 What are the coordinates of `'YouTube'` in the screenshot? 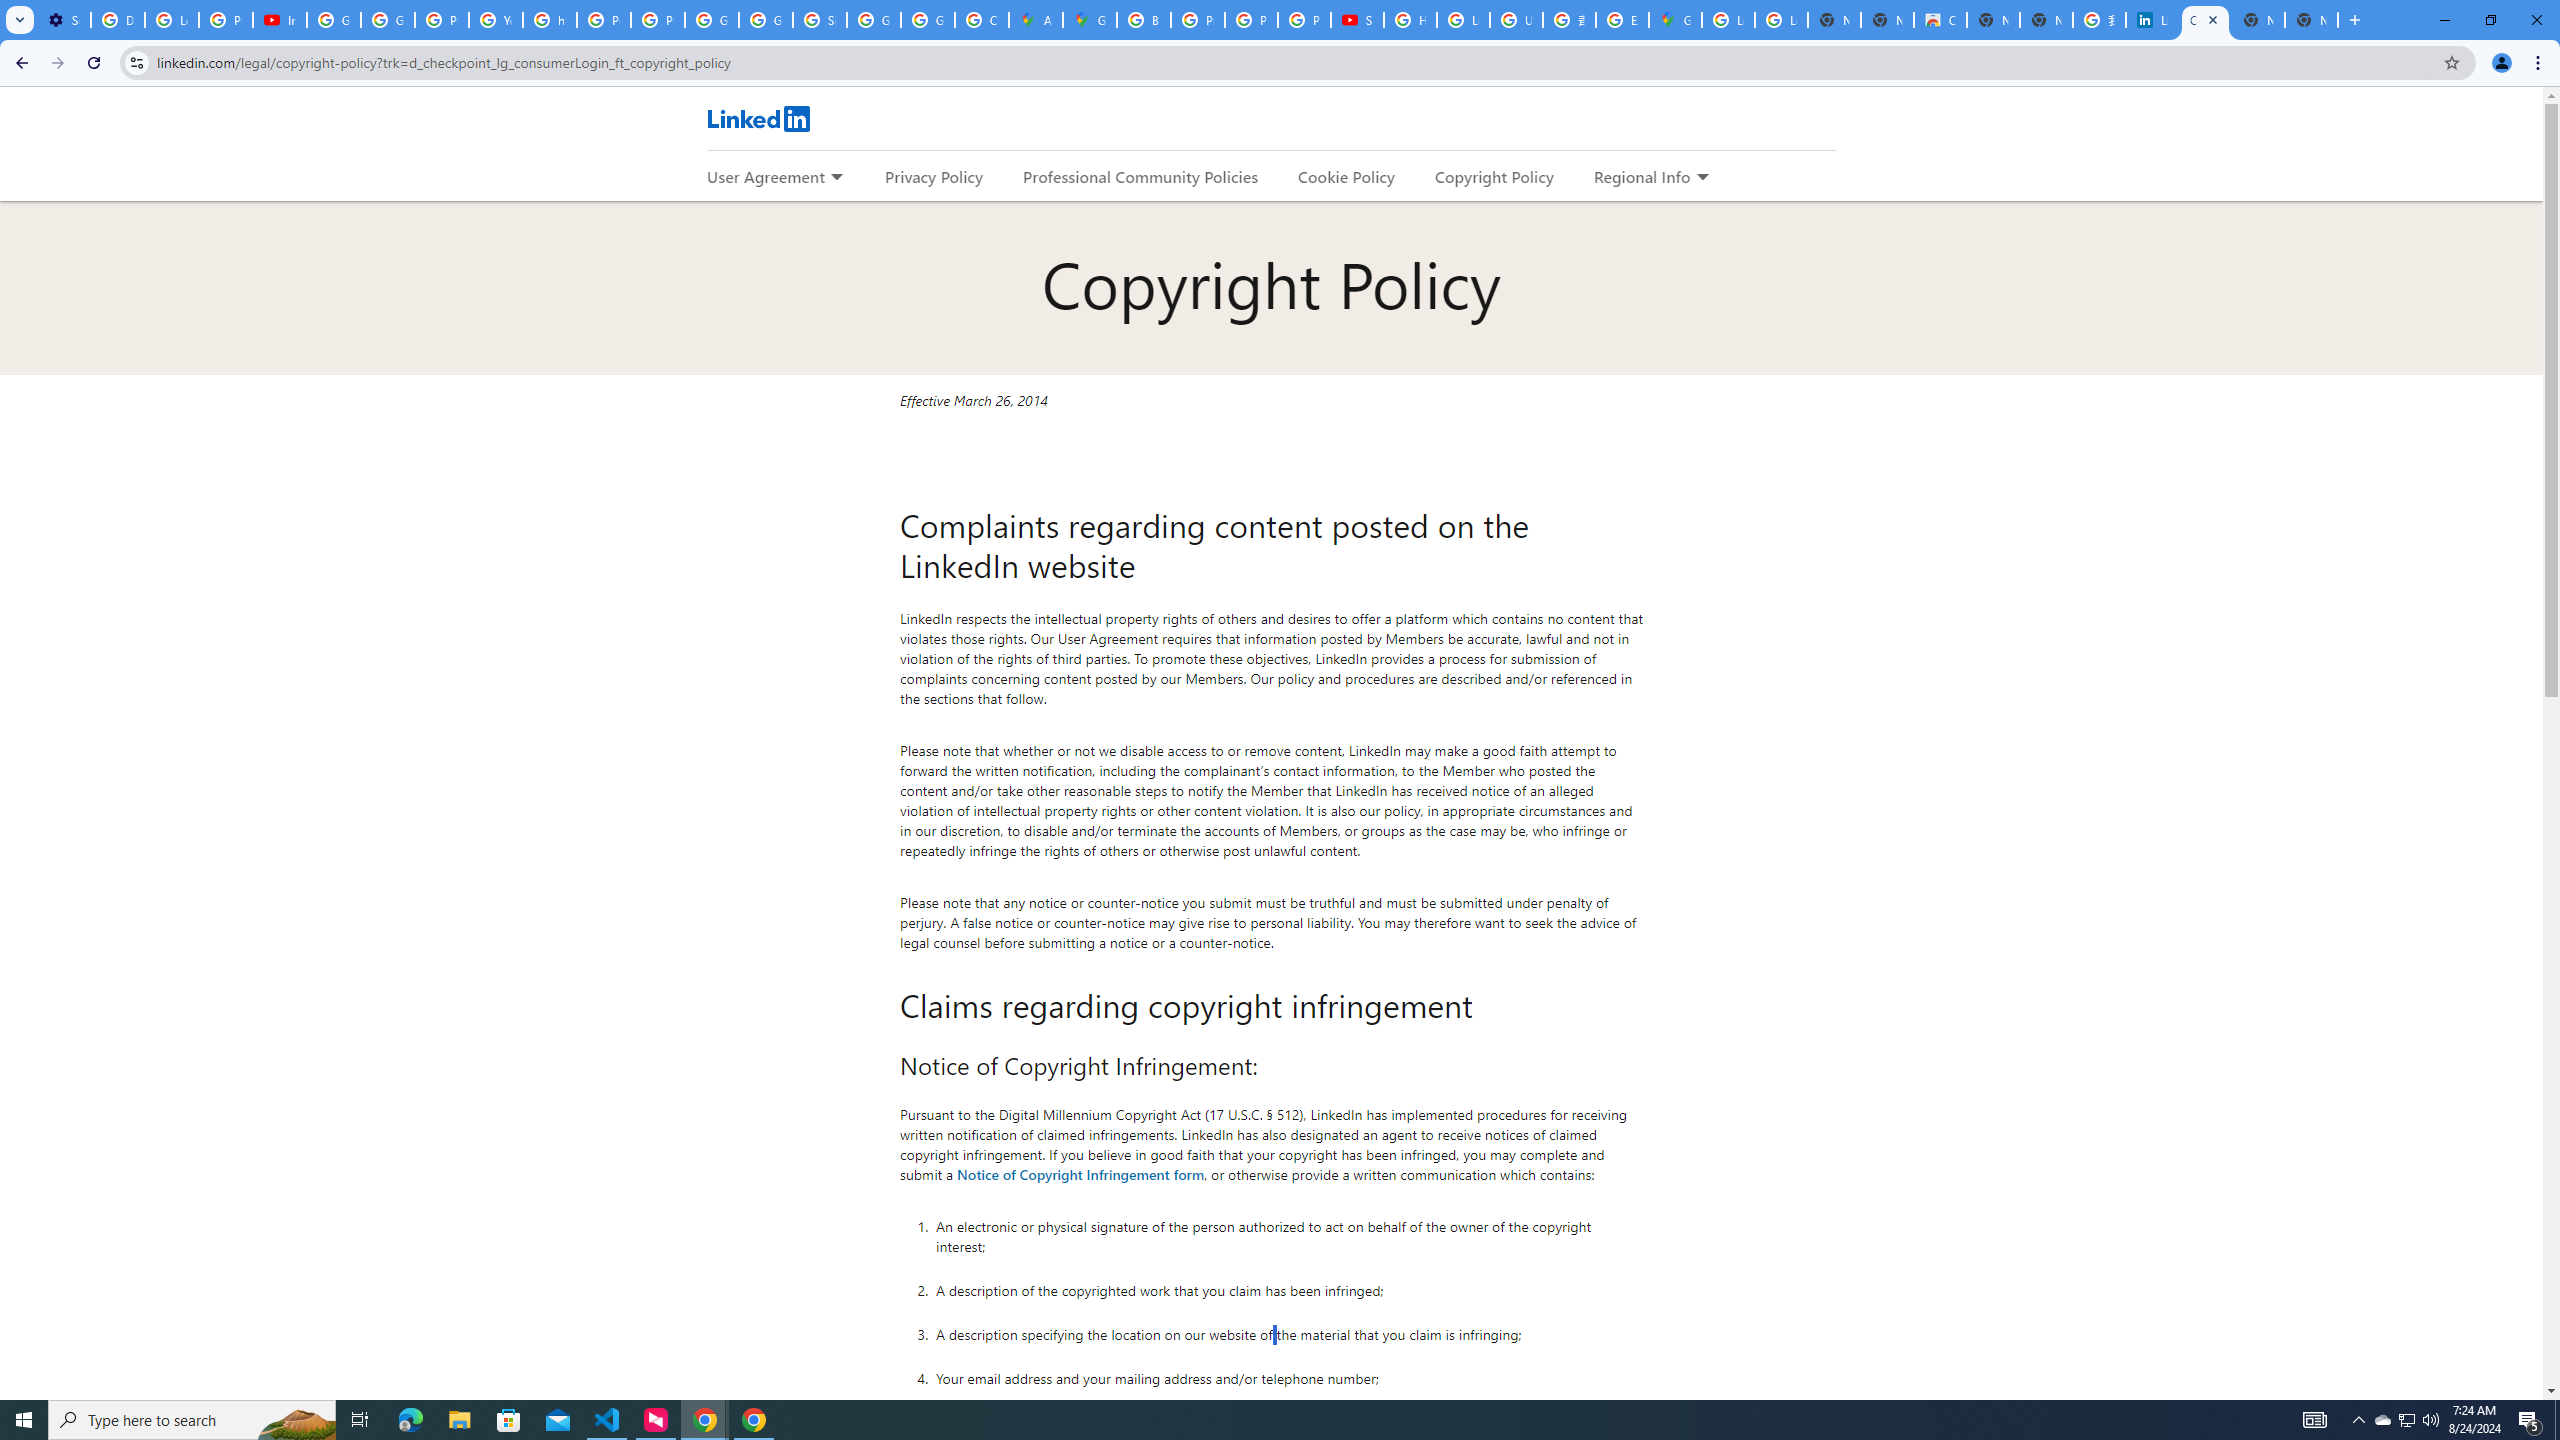 It's located at (496, 19).